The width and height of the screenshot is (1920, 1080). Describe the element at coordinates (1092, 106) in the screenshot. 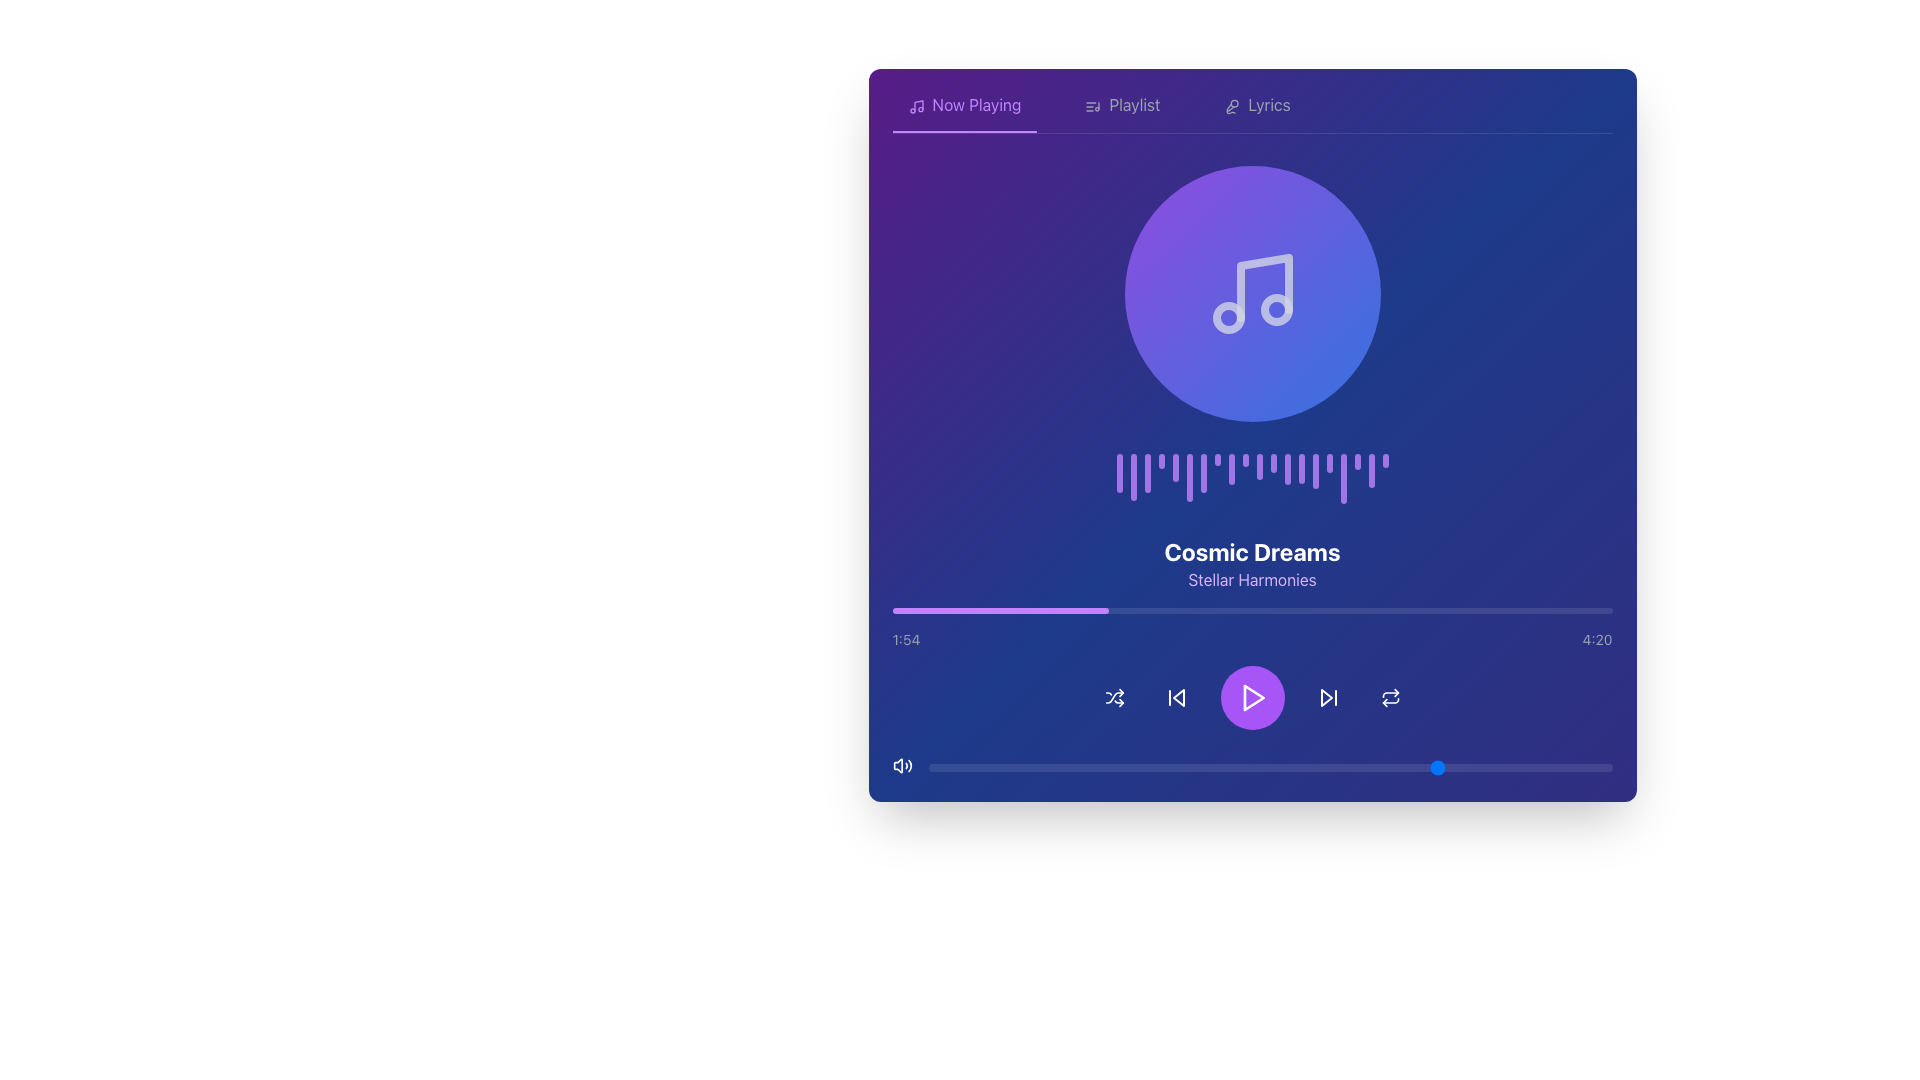

I see `the 'Playlist' icon located in the upper-left section of the application interface, adjacent to the 'Playlist' label` at that location.